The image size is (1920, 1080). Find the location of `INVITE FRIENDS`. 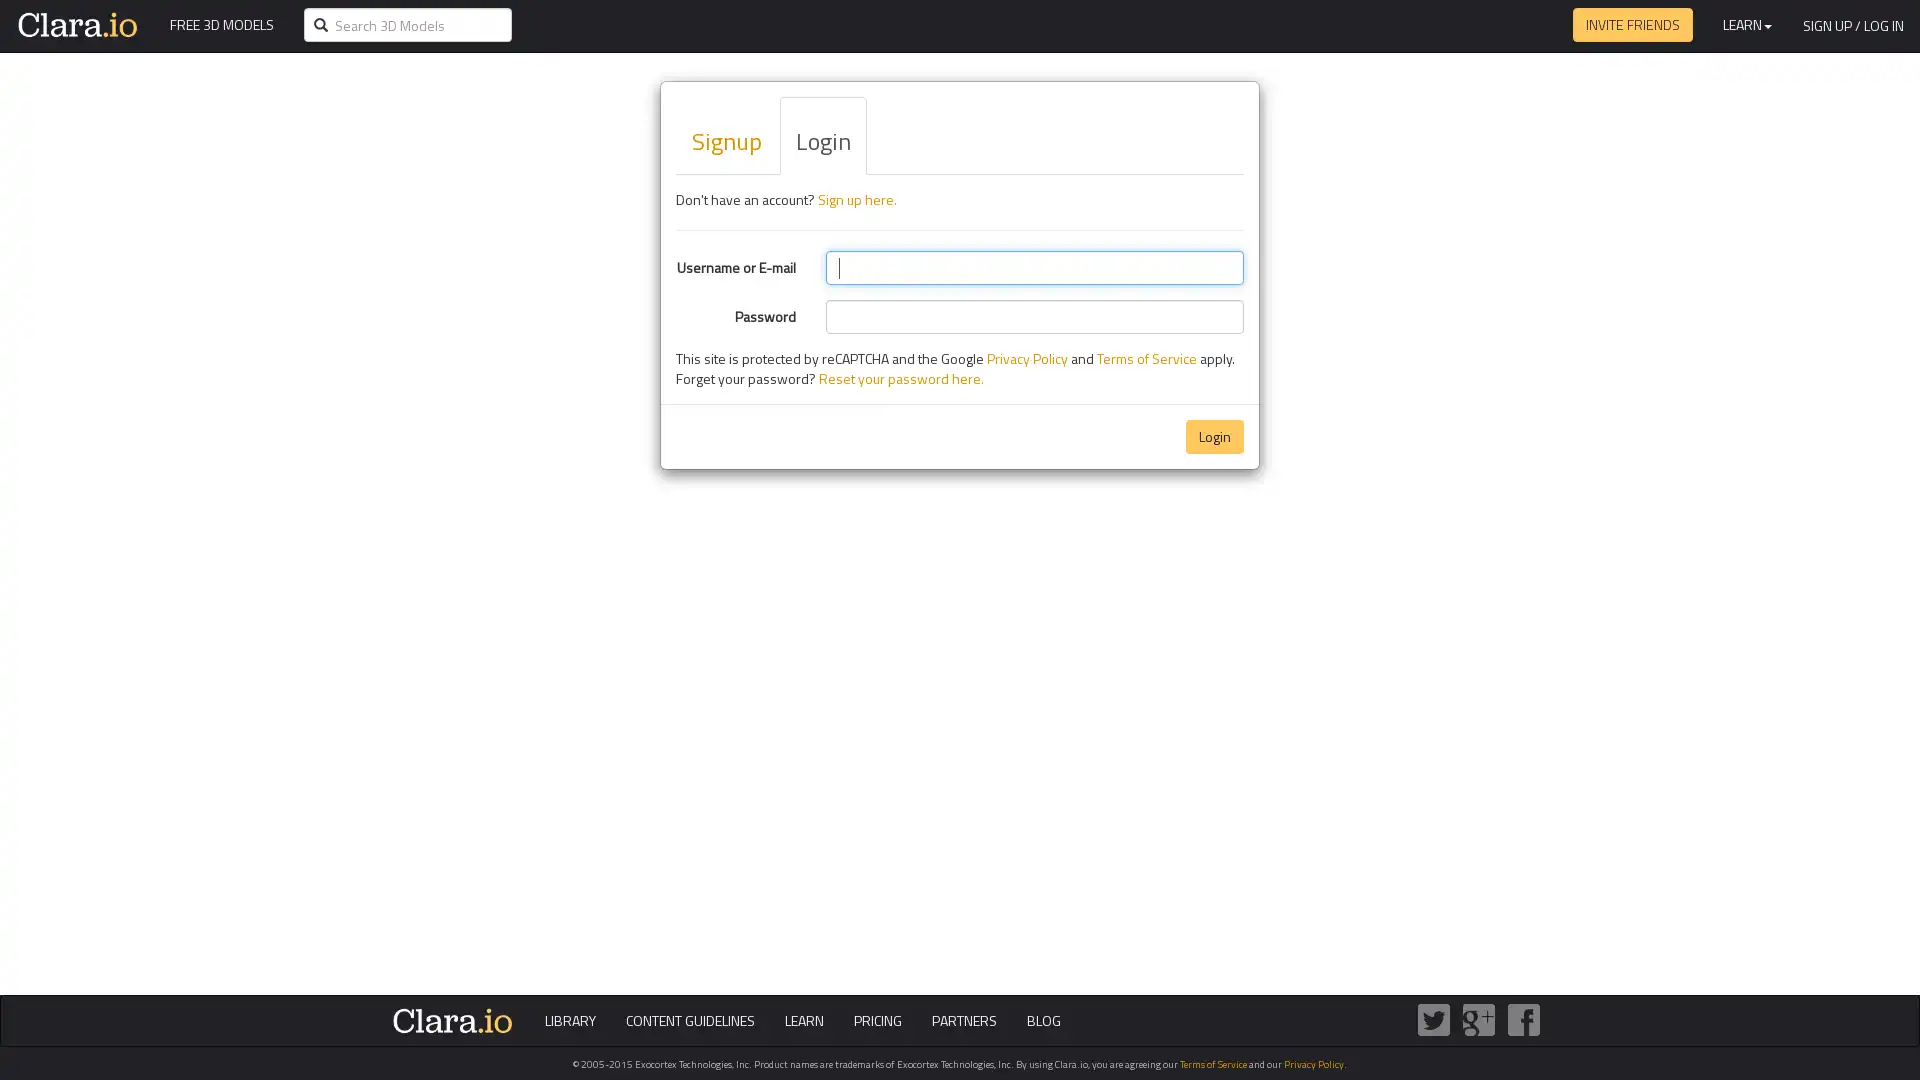

INVITE FRIENDS is located at coordinates (1632, 24).